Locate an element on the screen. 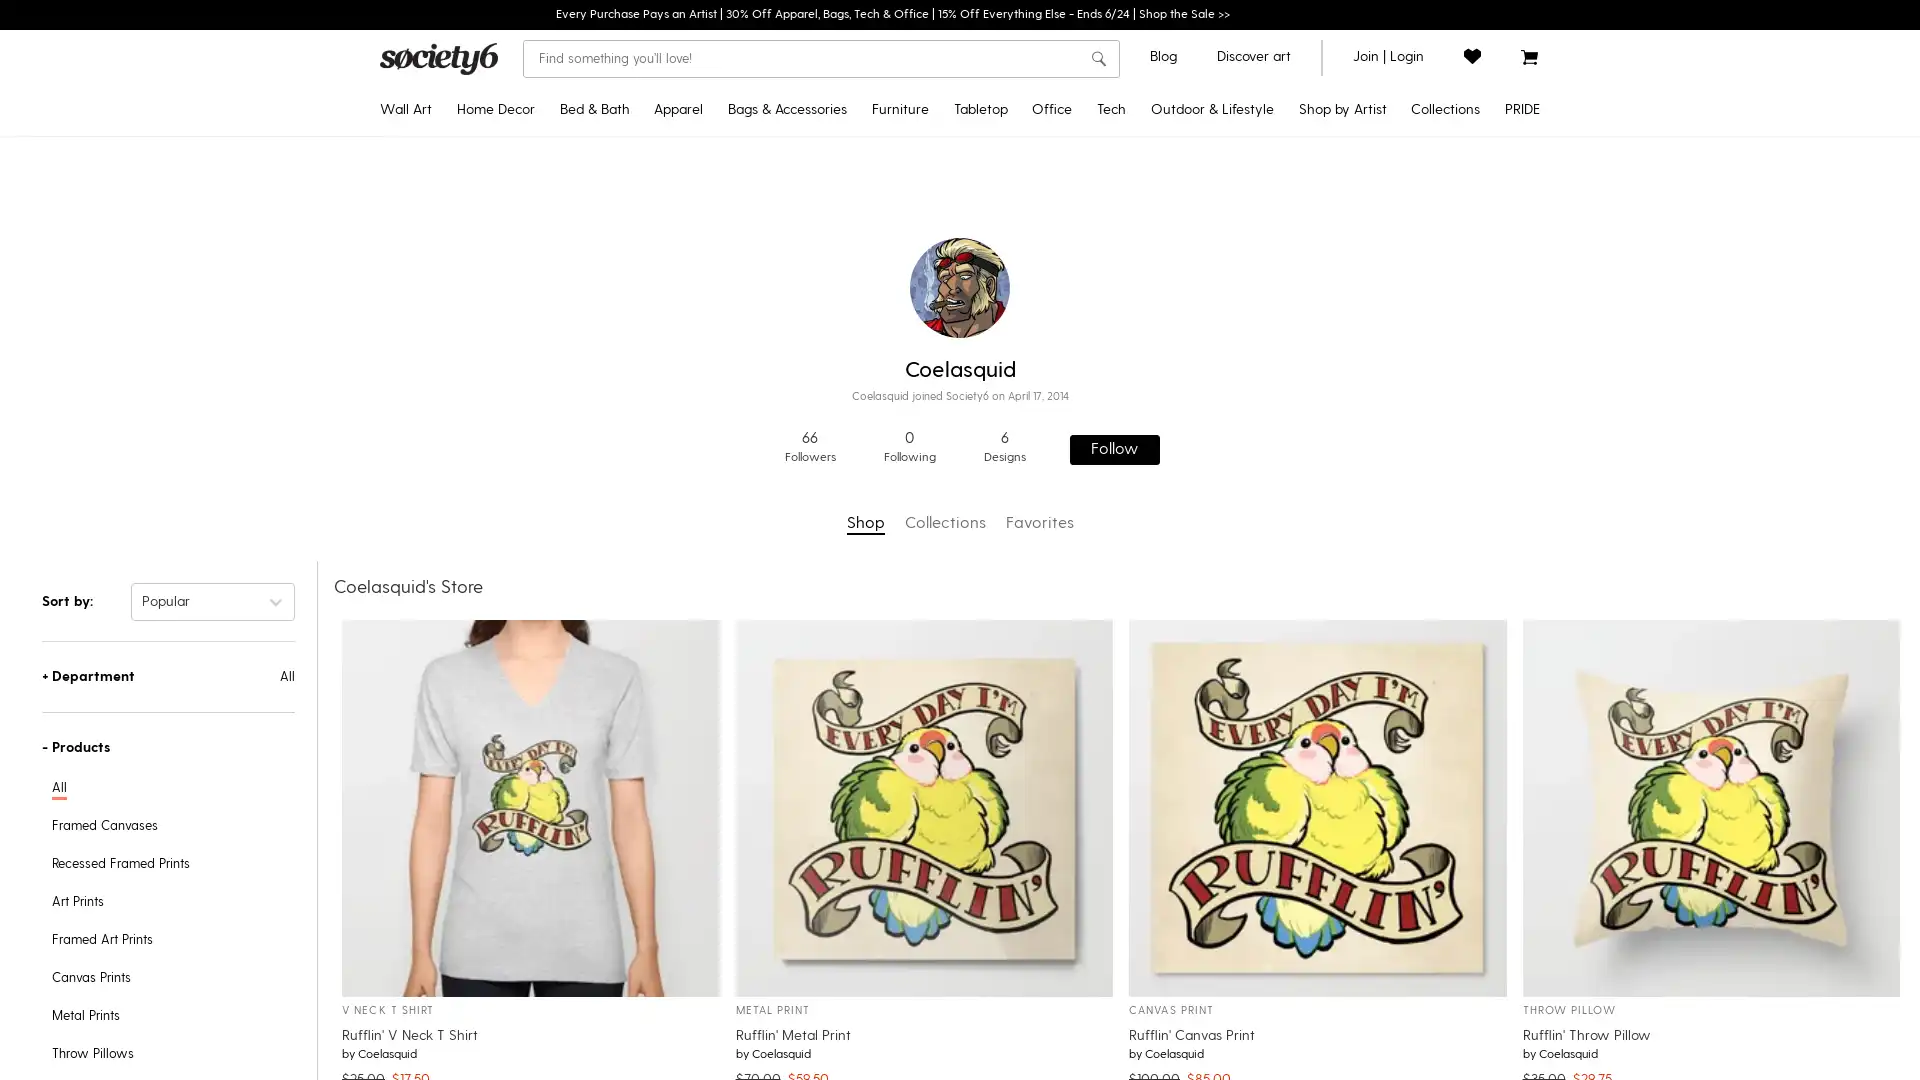  Recessed Framed Prints is located at coordinates (470, 224).